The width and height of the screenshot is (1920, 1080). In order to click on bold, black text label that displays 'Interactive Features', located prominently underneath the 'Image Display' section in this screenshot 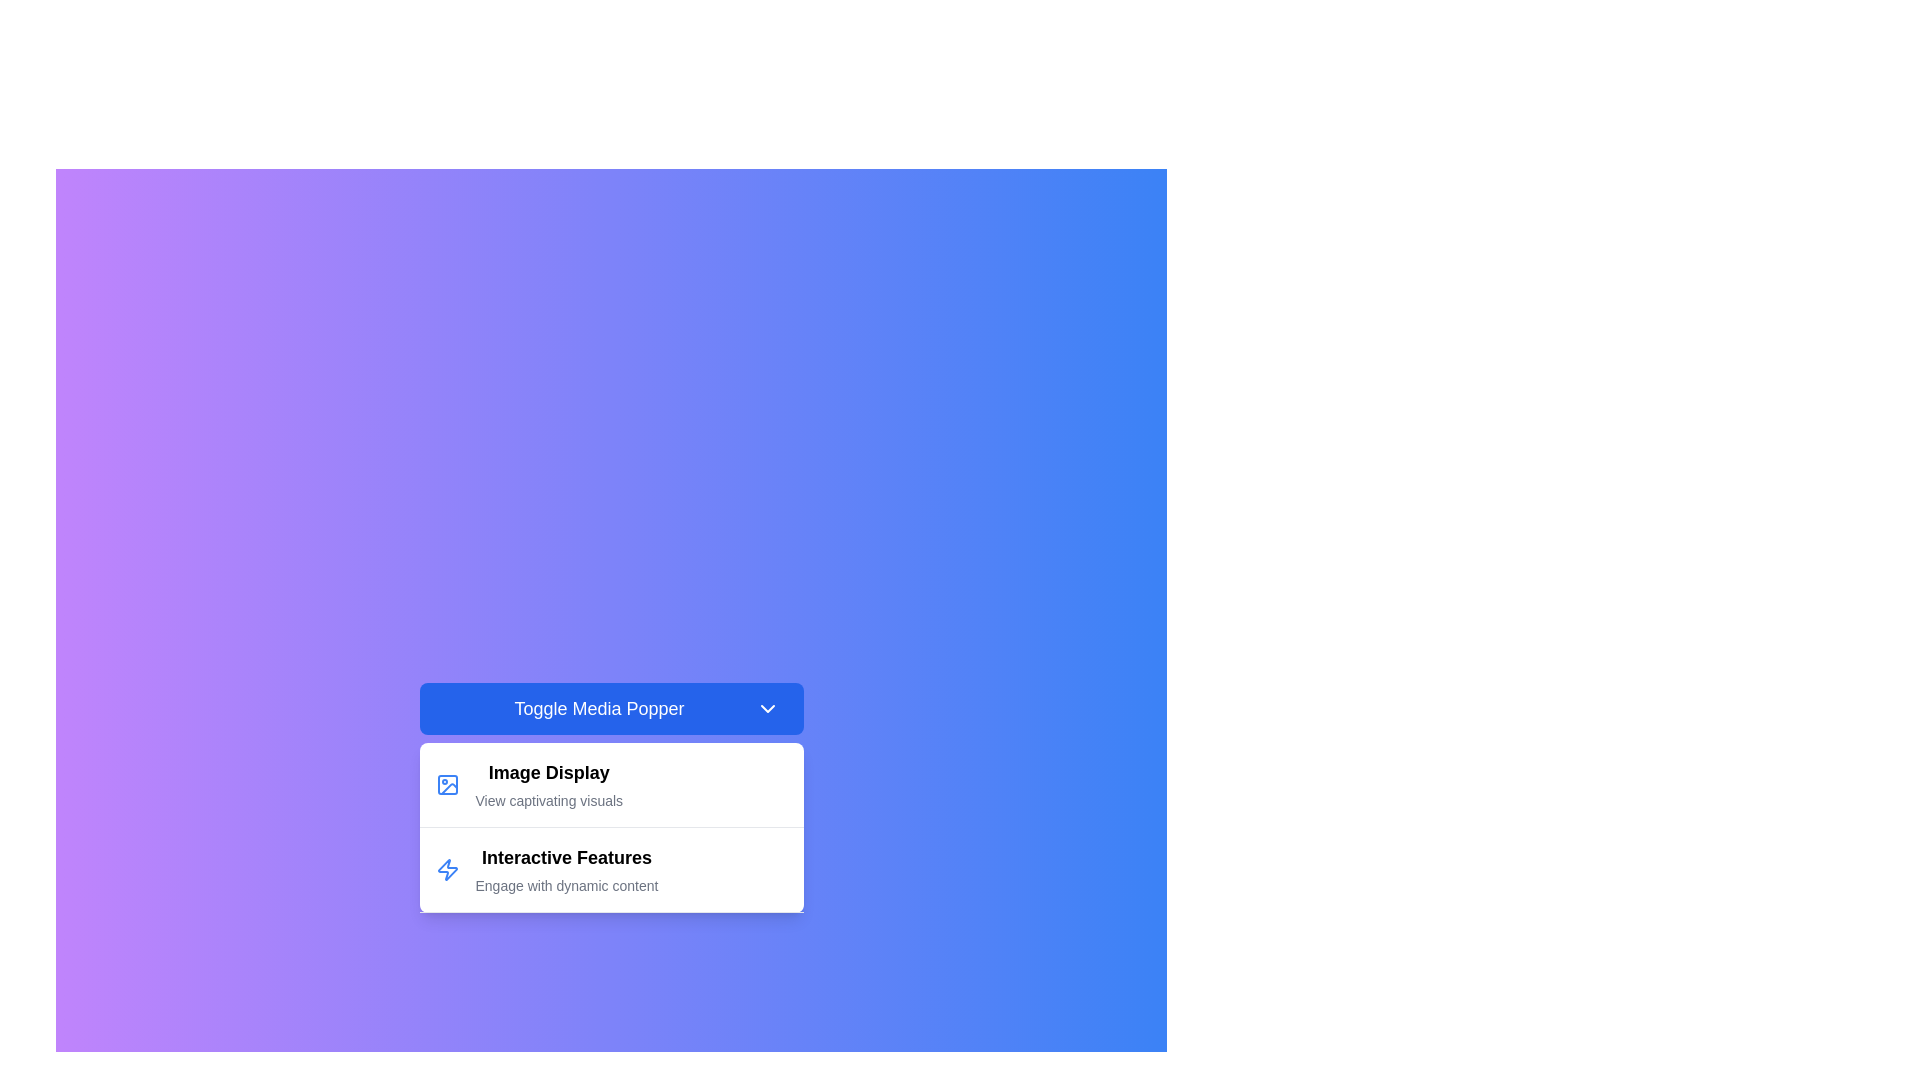, I will do `click(565, 856)`.